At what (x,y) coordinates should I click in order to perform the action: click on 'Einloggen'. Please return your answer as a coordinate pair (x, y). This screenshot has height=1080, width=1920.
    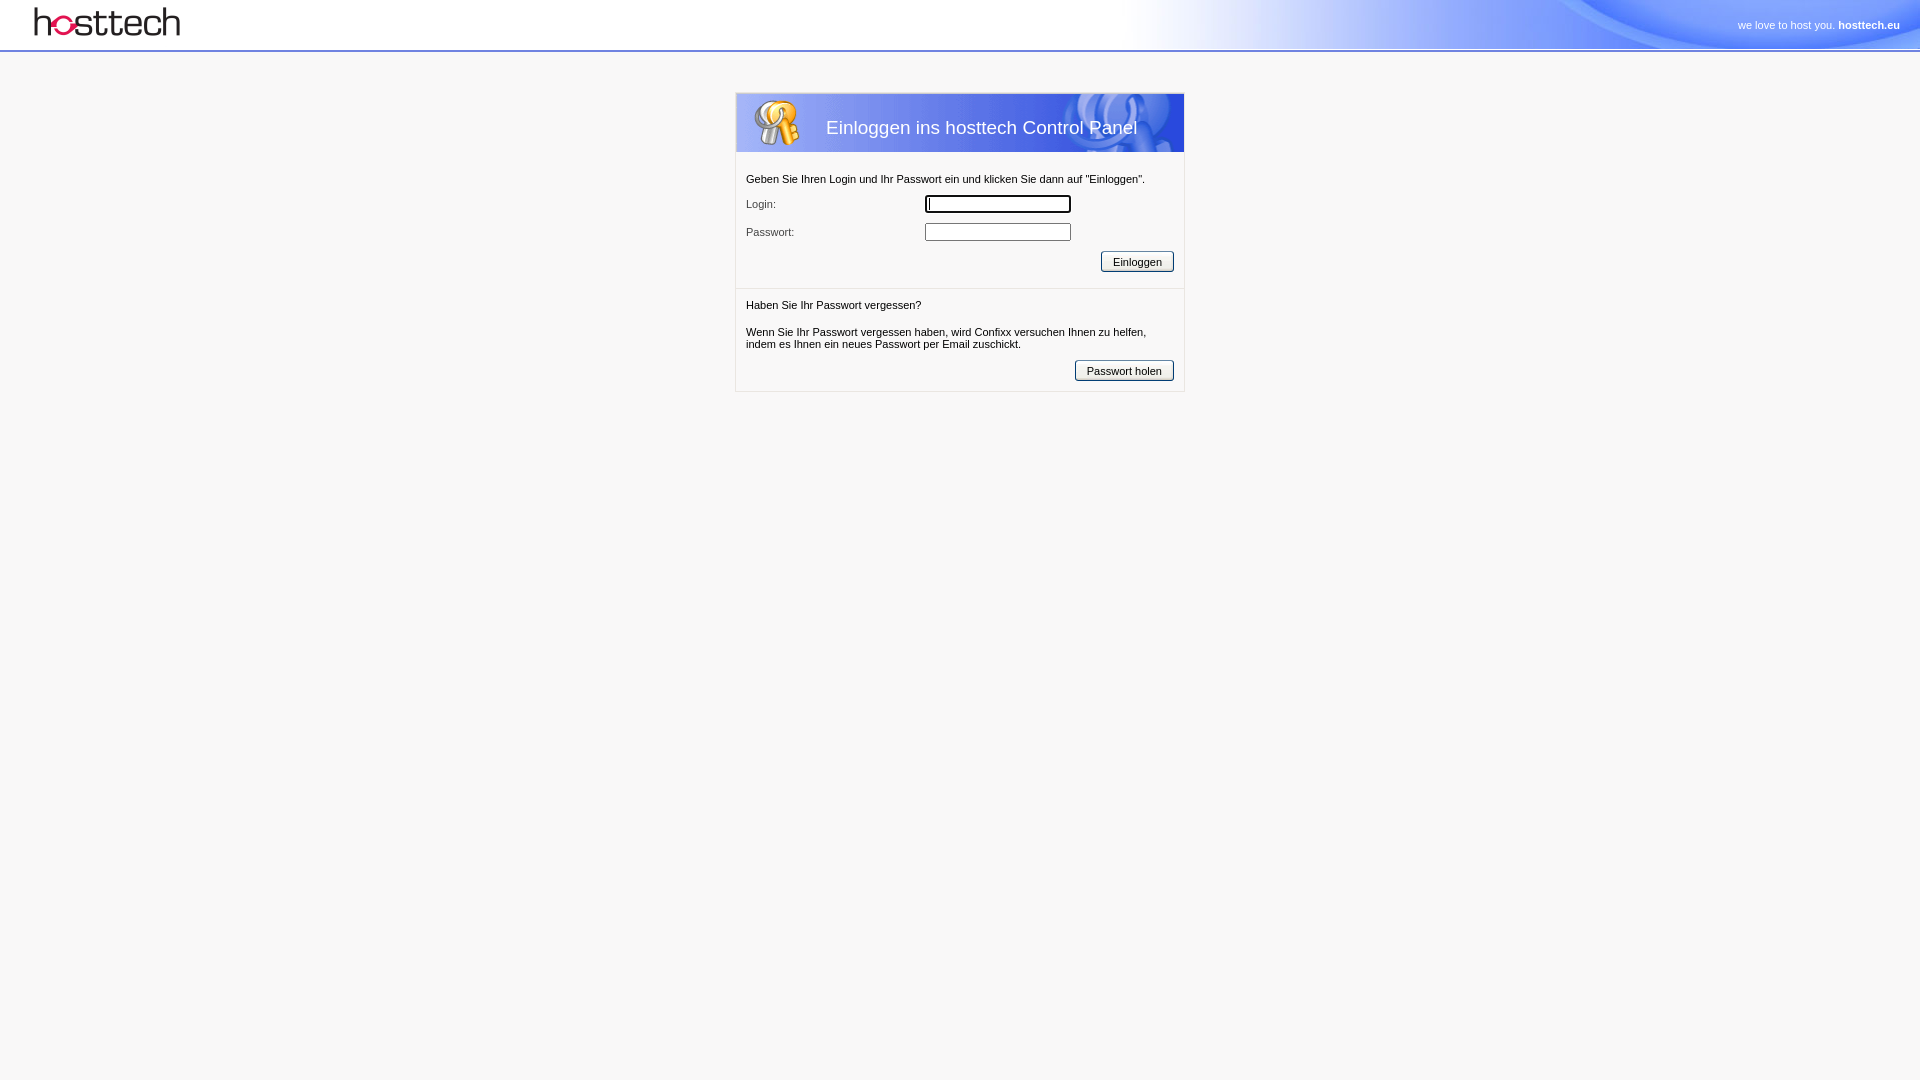
    Looking at the image, I should click on (1137, 261).